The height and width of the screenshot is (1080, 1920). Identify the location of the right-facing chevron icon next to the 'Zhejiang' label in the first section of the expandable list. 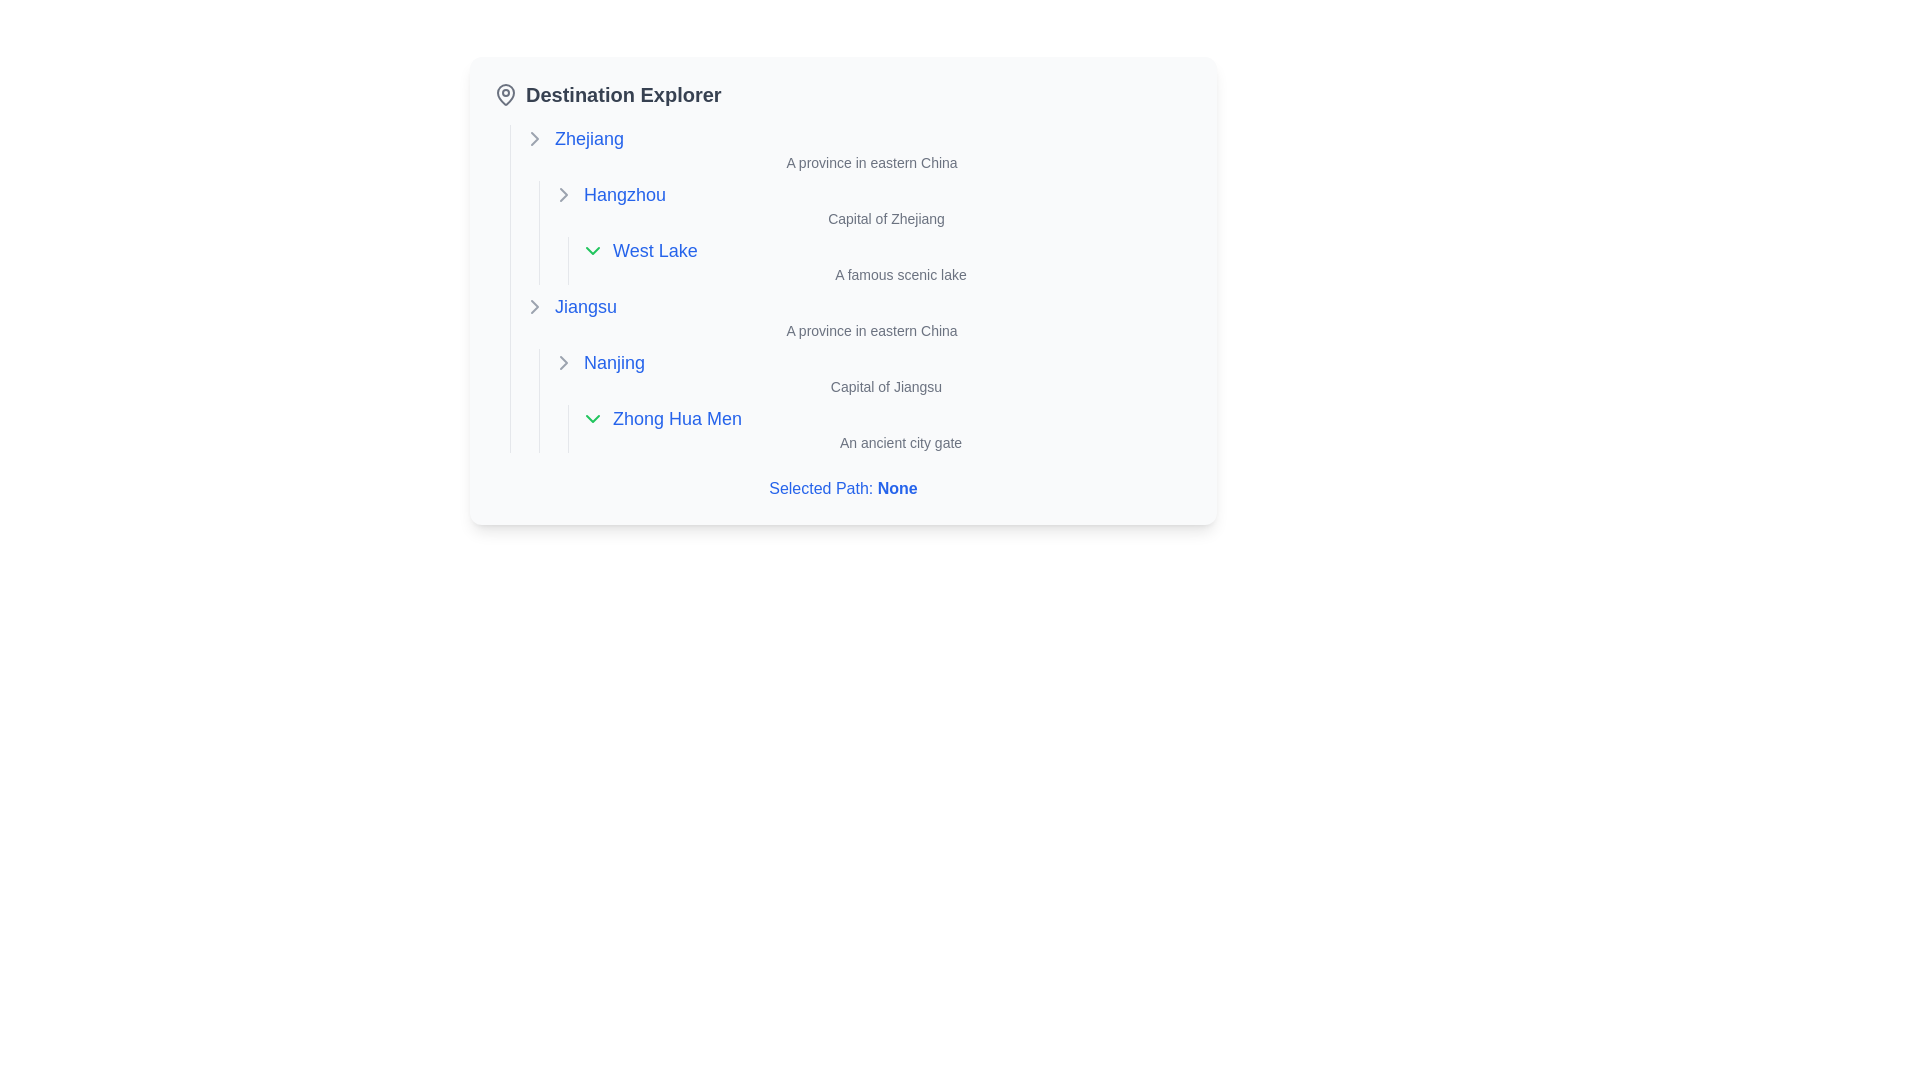
(534, 137).